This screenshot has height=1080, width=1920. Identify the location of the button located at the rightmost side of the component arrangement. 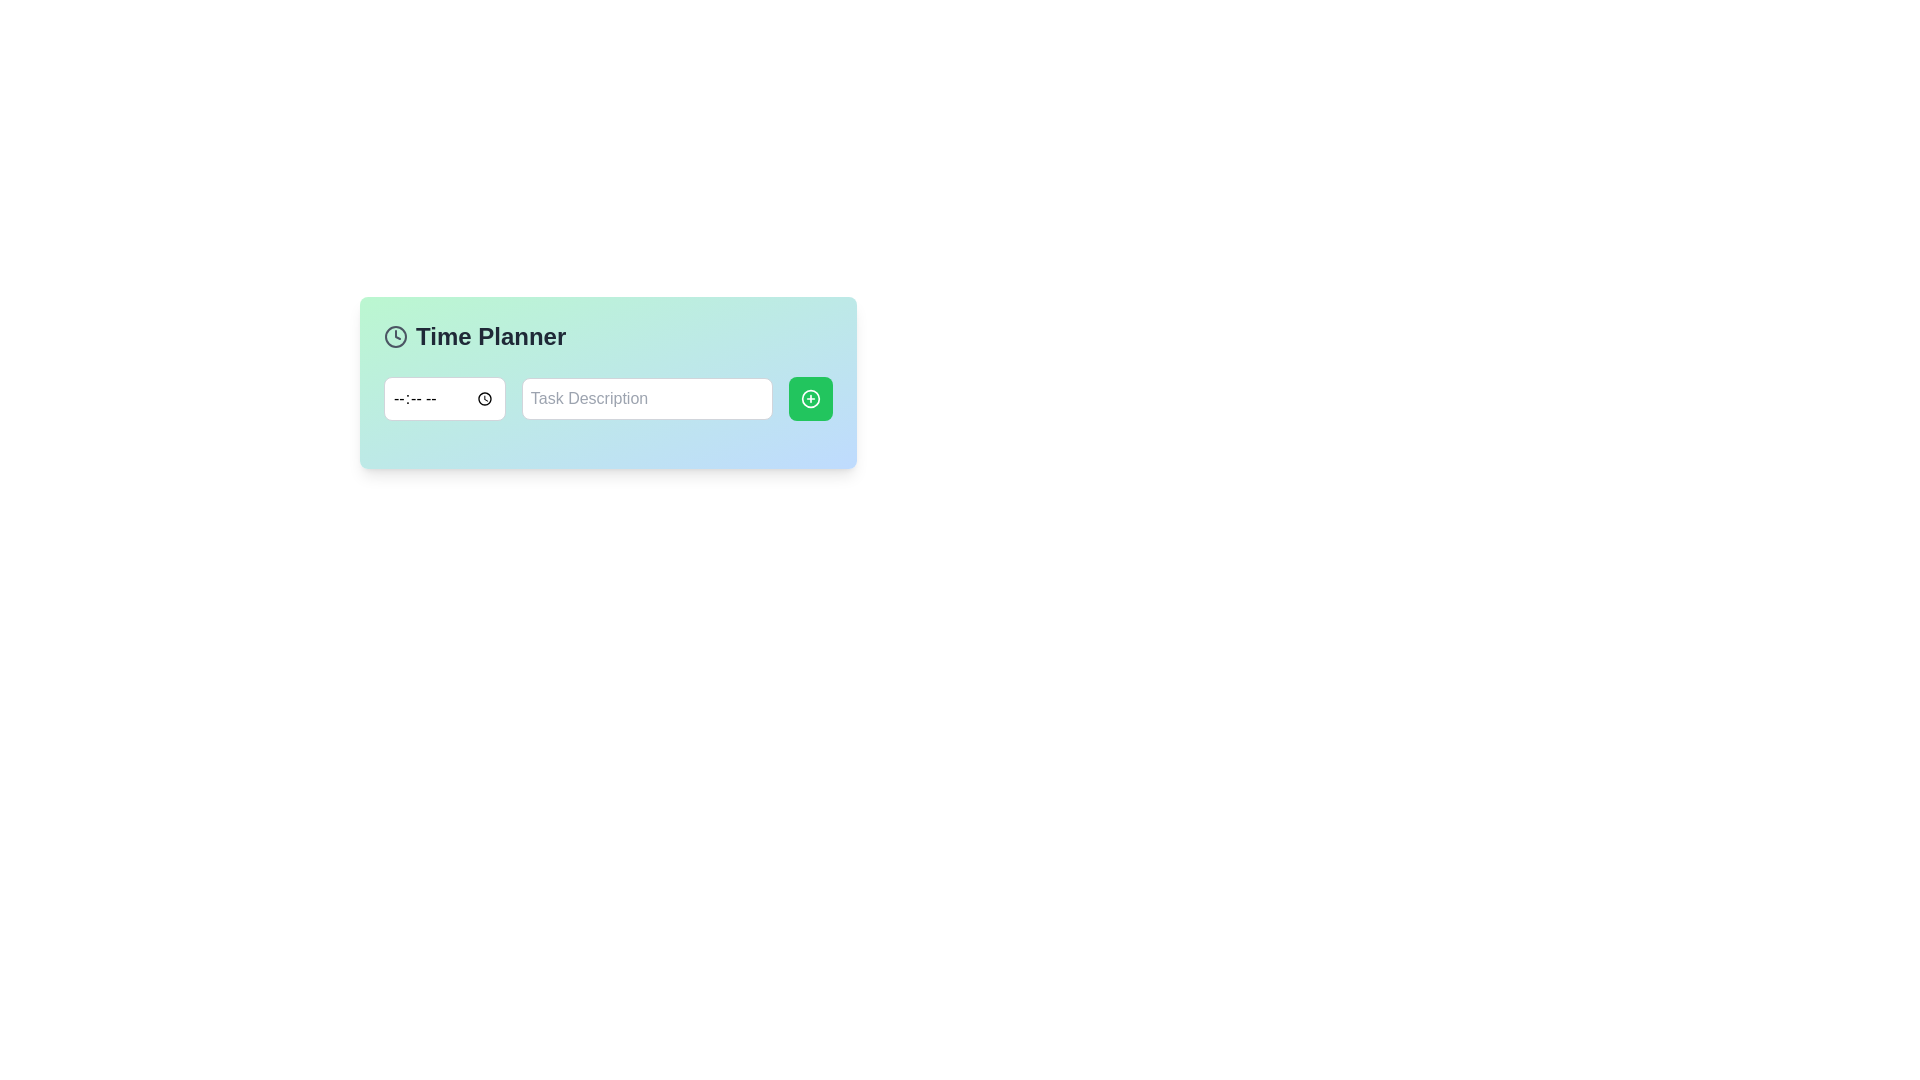
(811, 398).